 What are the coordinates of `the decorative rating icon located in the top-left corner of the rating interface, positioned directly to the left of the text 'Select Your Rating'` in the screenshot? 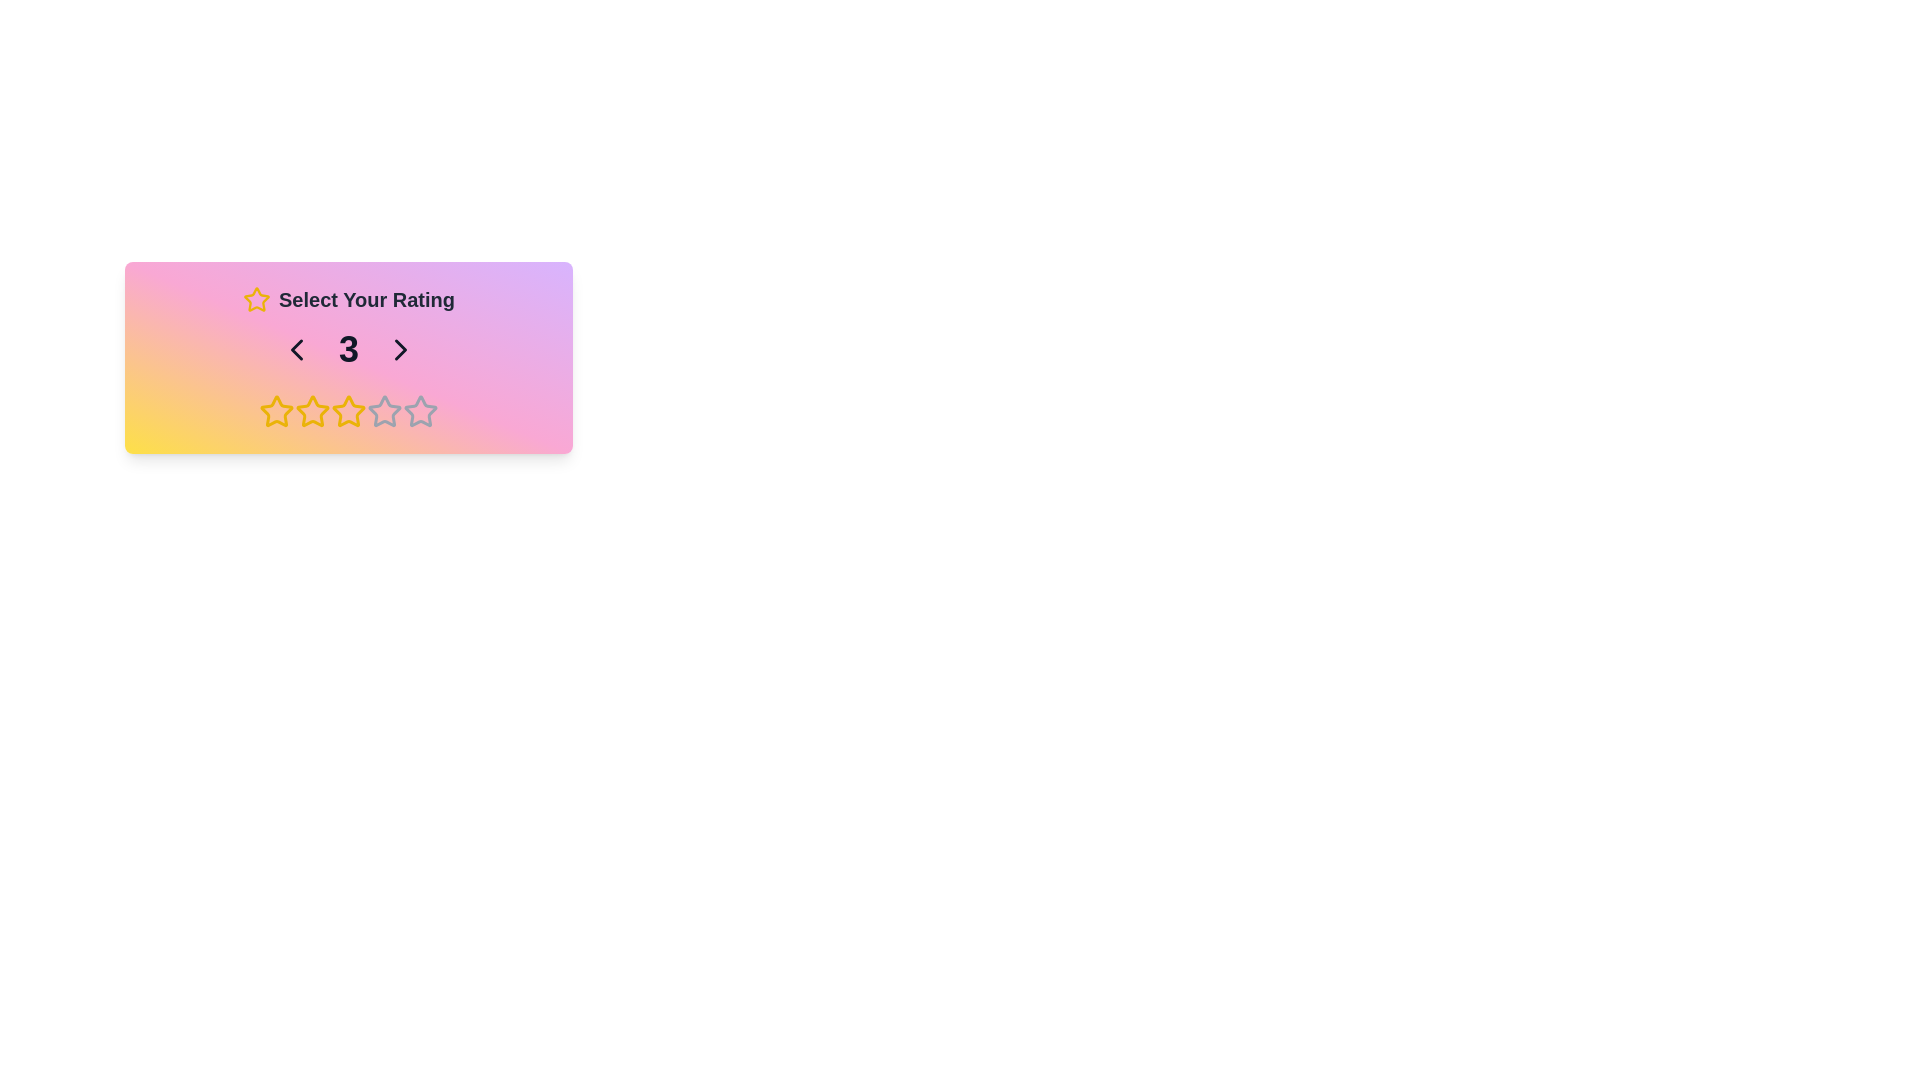 It's located at (256, 299).